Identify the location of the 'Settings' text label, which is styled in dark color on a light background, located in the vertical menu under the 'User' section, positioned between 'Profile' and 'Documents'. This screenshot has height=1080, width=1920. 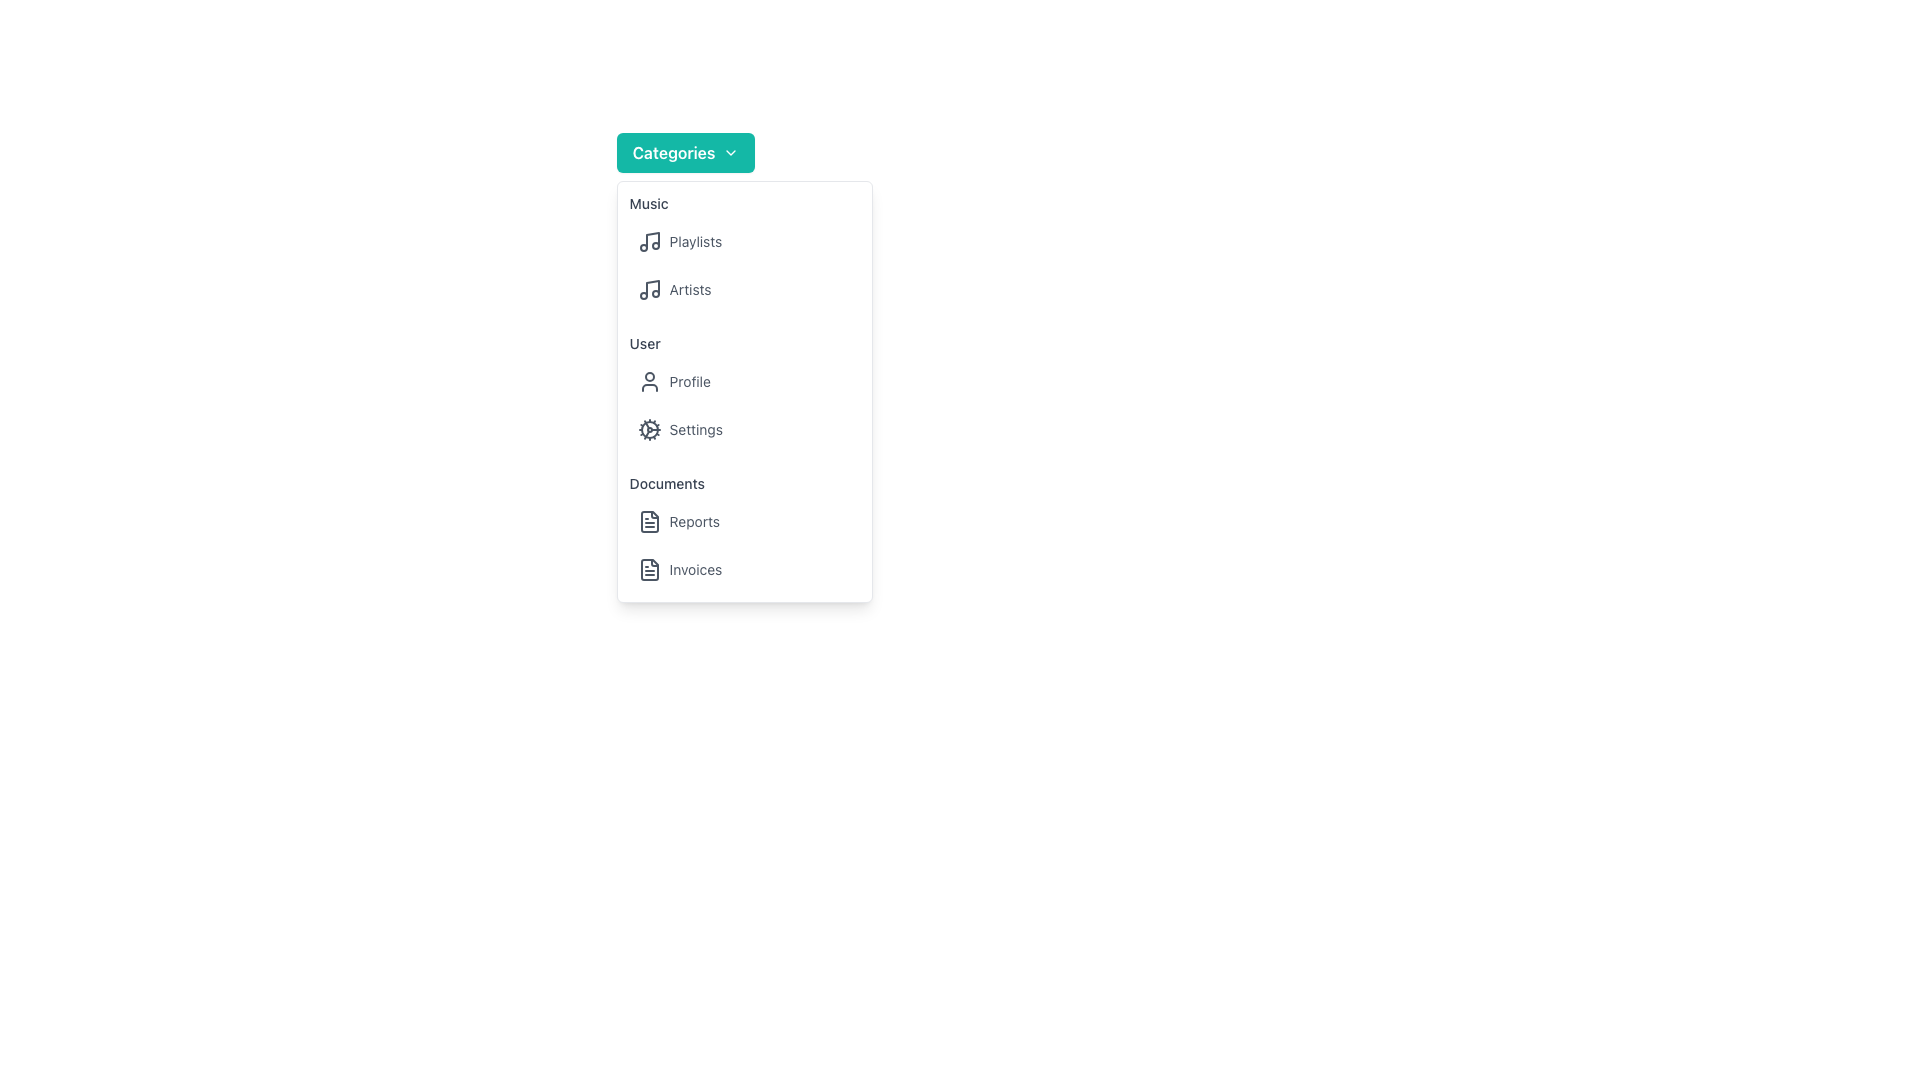
(696, 428).